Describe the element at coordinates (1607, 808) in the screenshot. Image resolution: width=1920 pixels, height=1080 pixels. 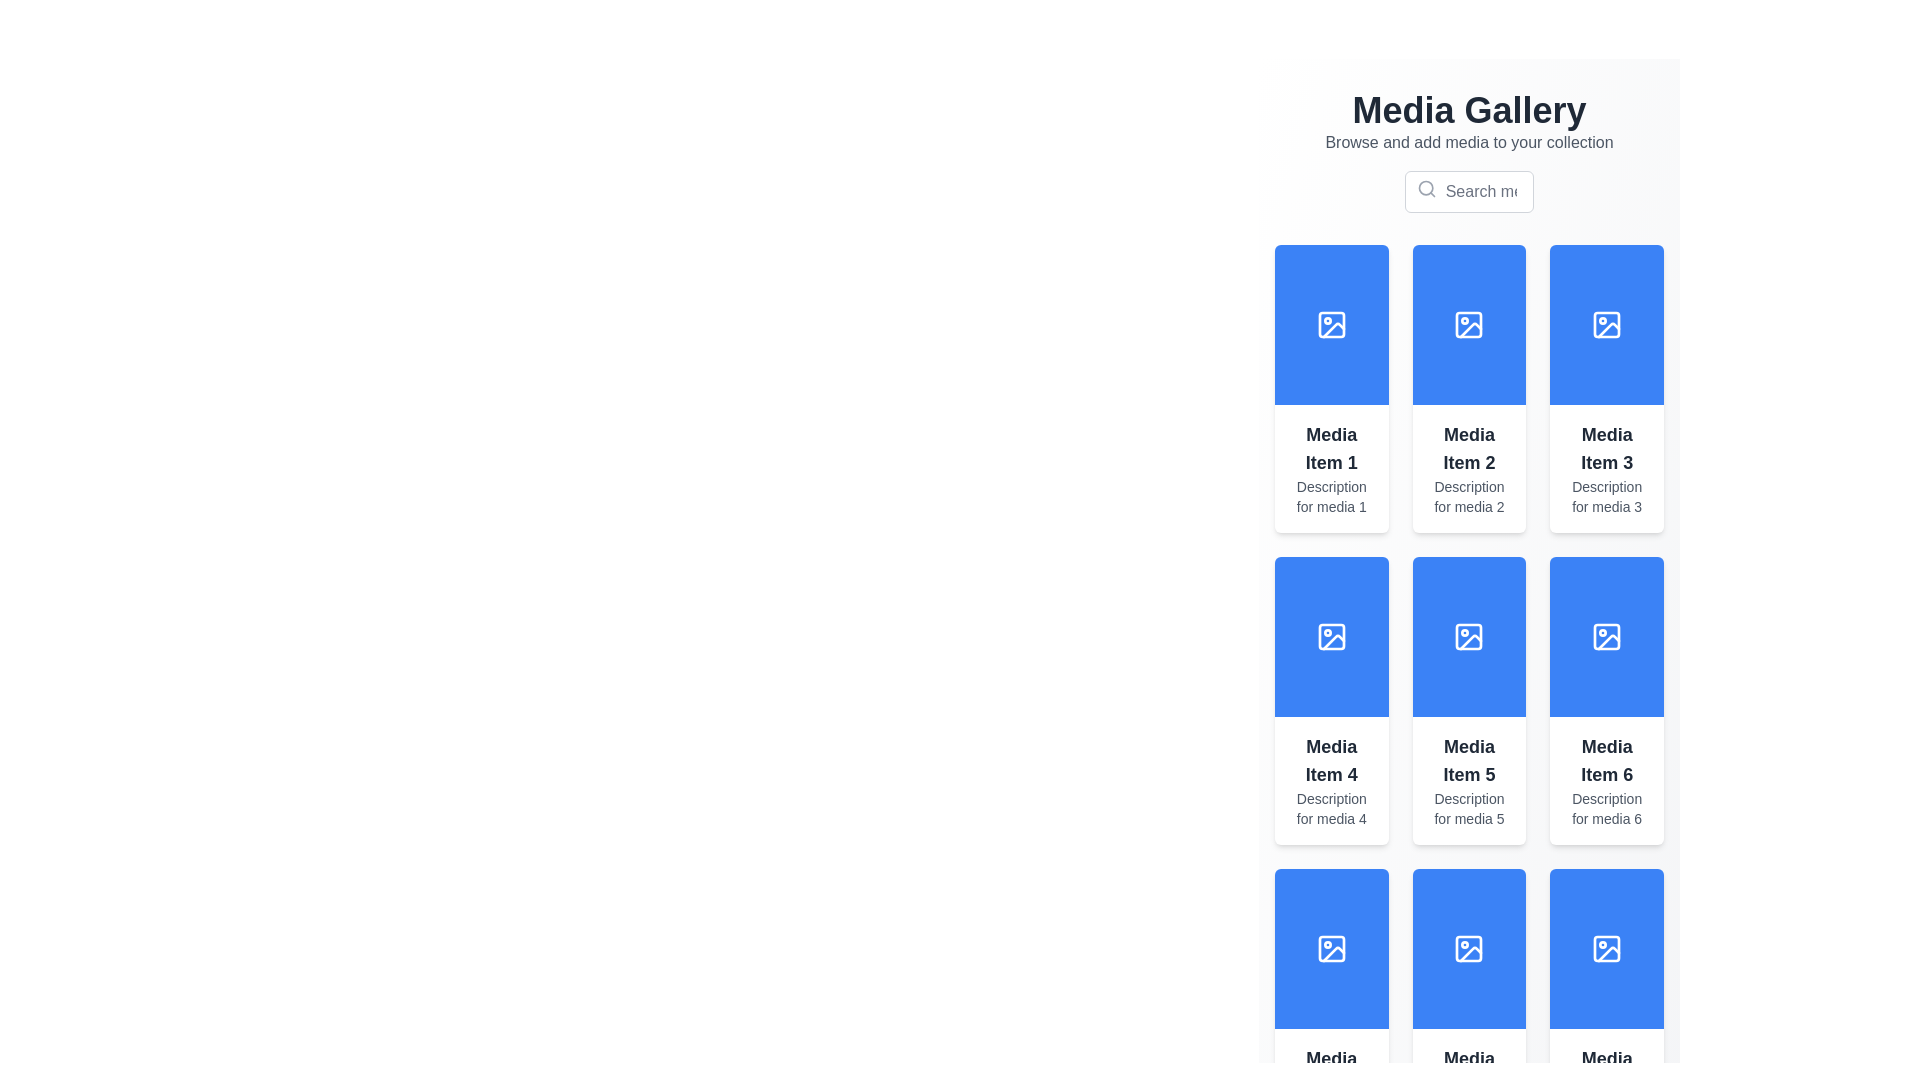
I see `the descriptive text for 'Media Item 6' located in the second line of the card, directly below its title, for copying` at that location.